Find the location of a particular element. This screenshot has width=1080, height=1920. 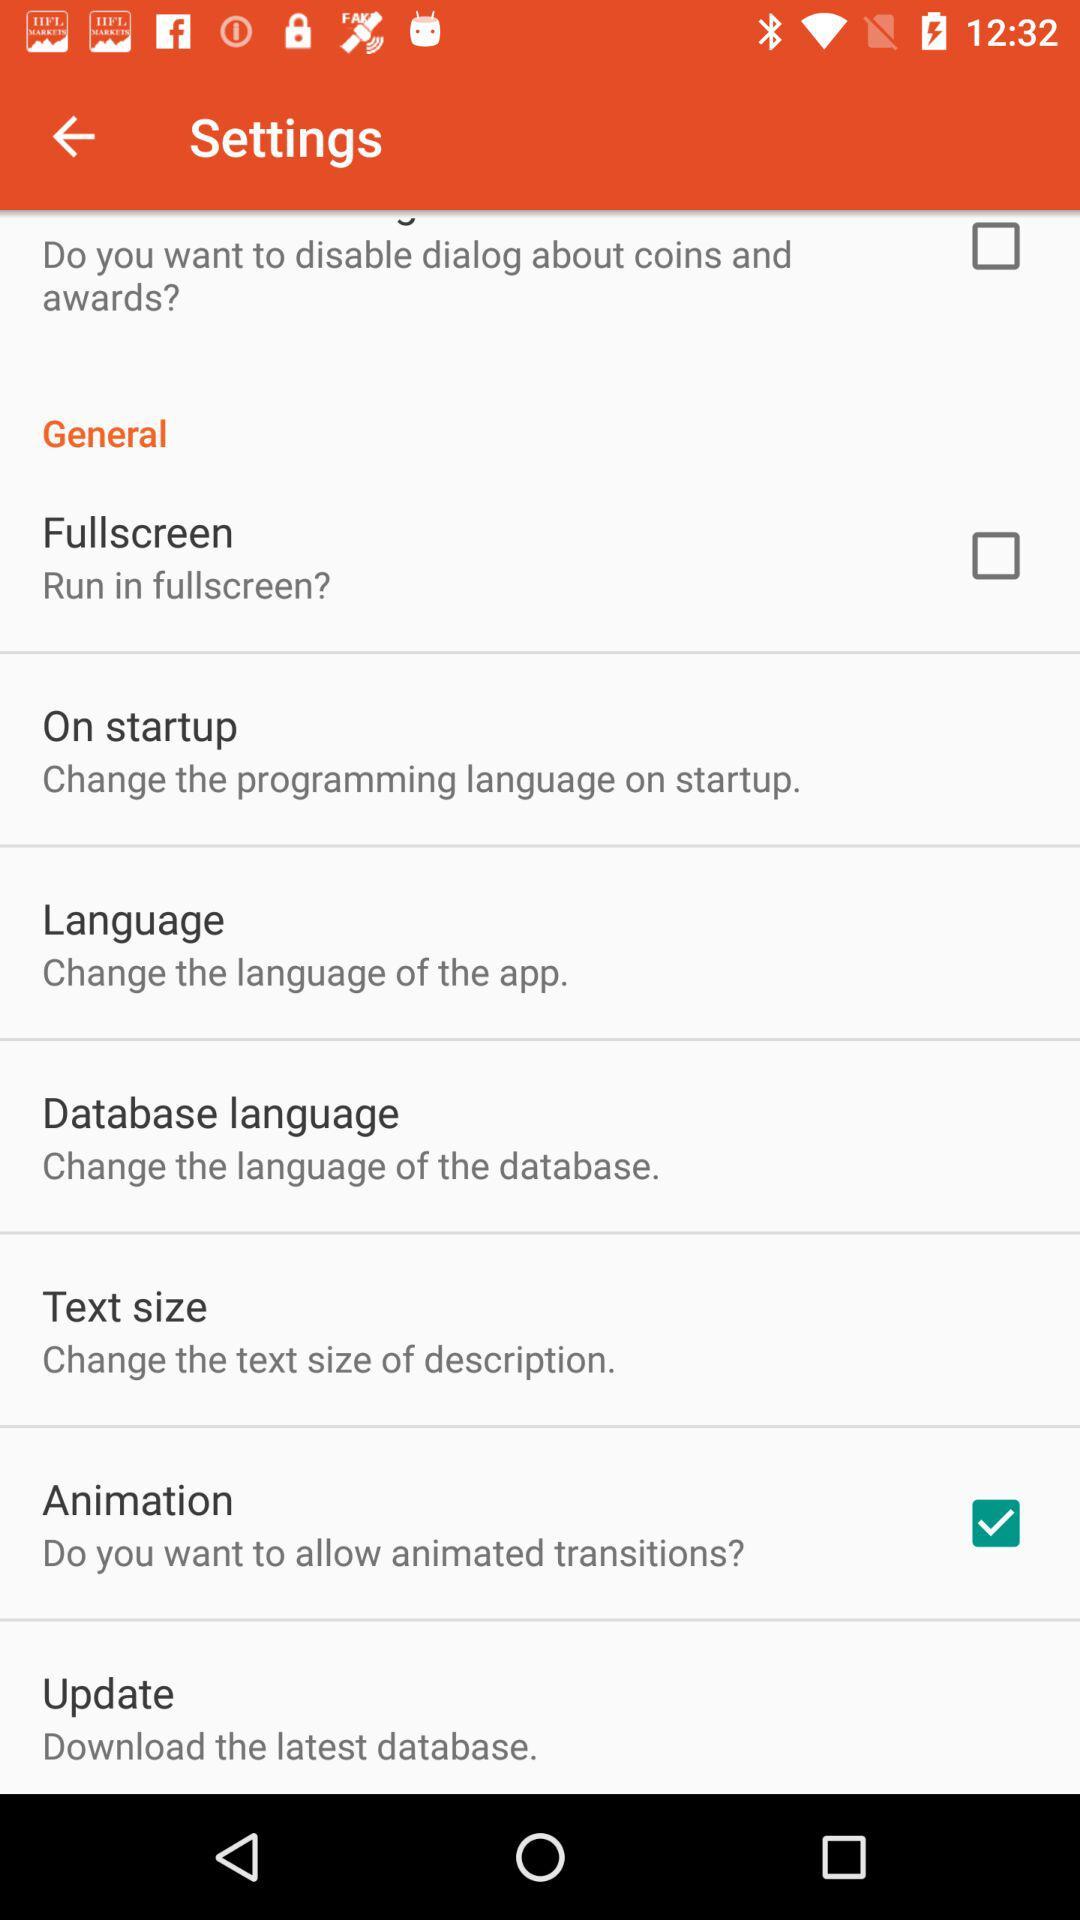

the item above on startup is located at coordinates (186, 583).